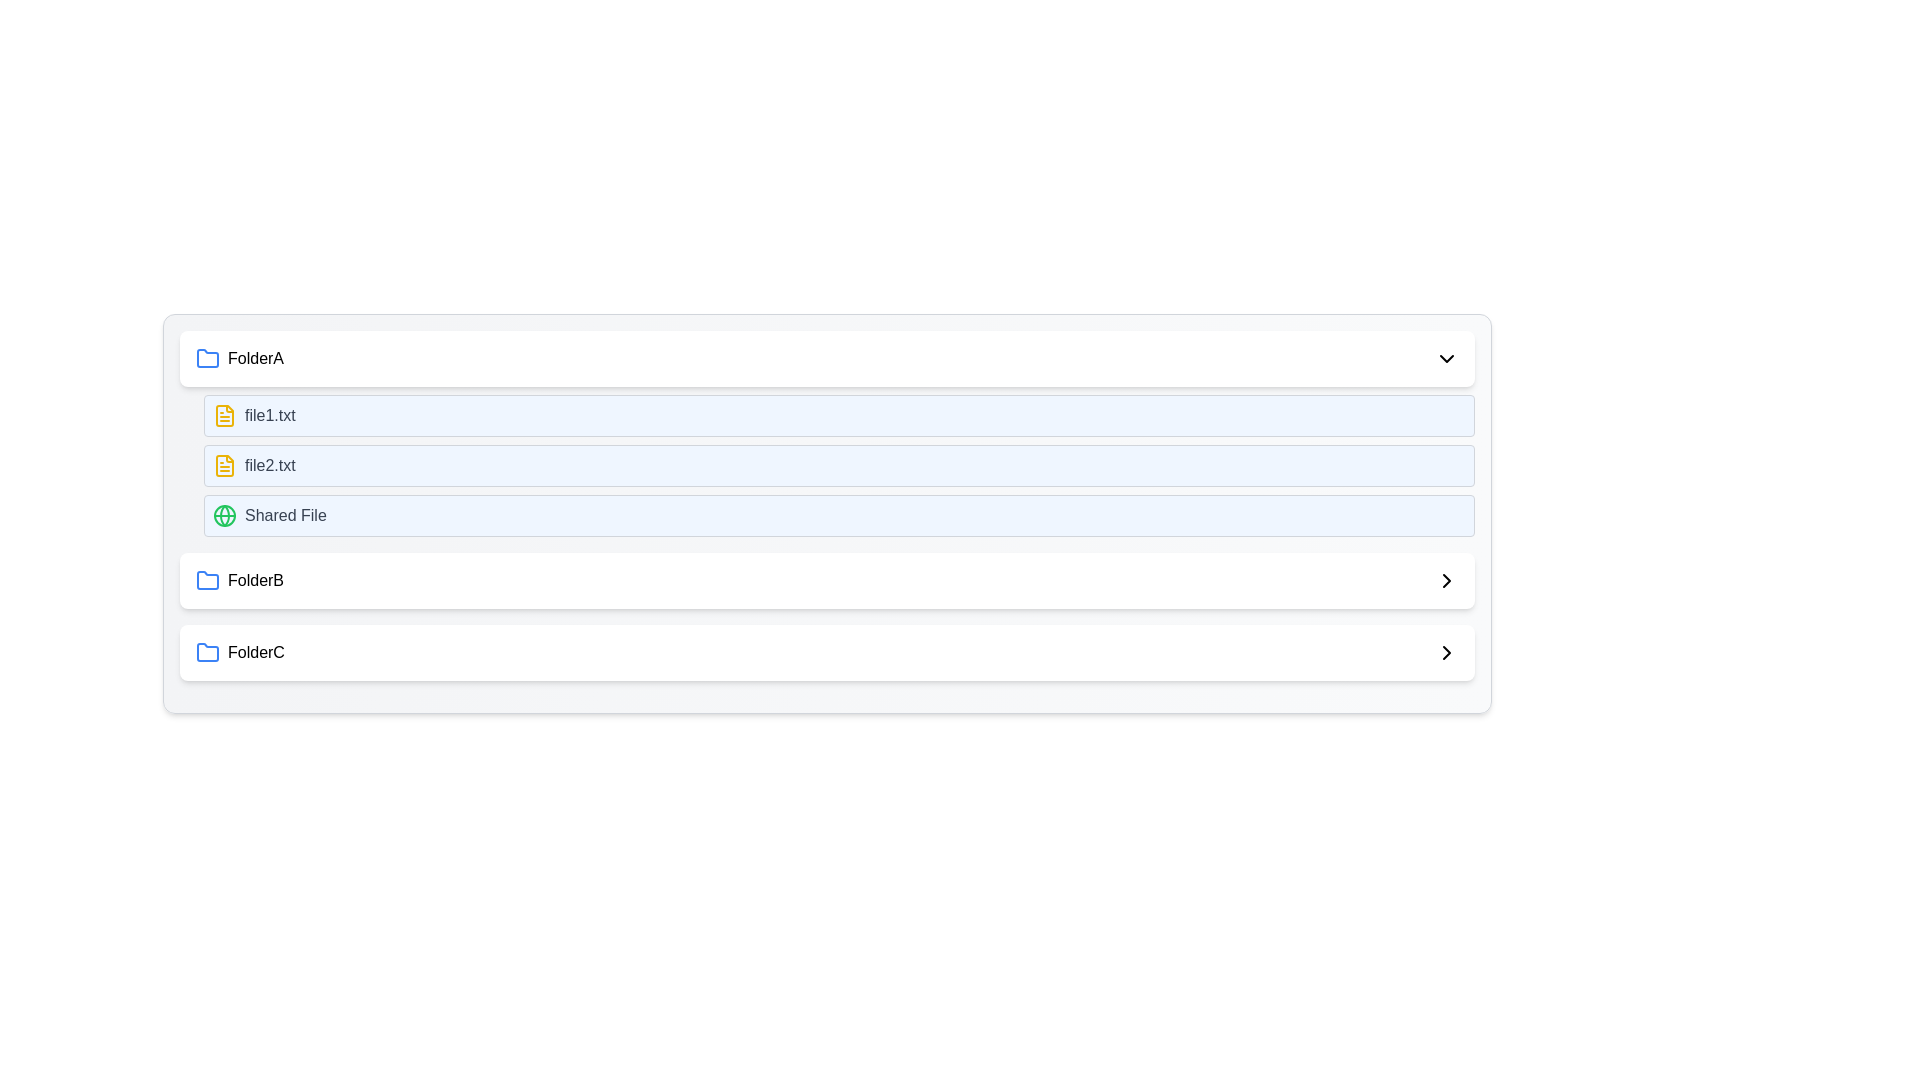  I want to click on the folder icon representing 'FolderC', which is located at the far left of the row containing the text label 'FolderC', so click(207, 652).